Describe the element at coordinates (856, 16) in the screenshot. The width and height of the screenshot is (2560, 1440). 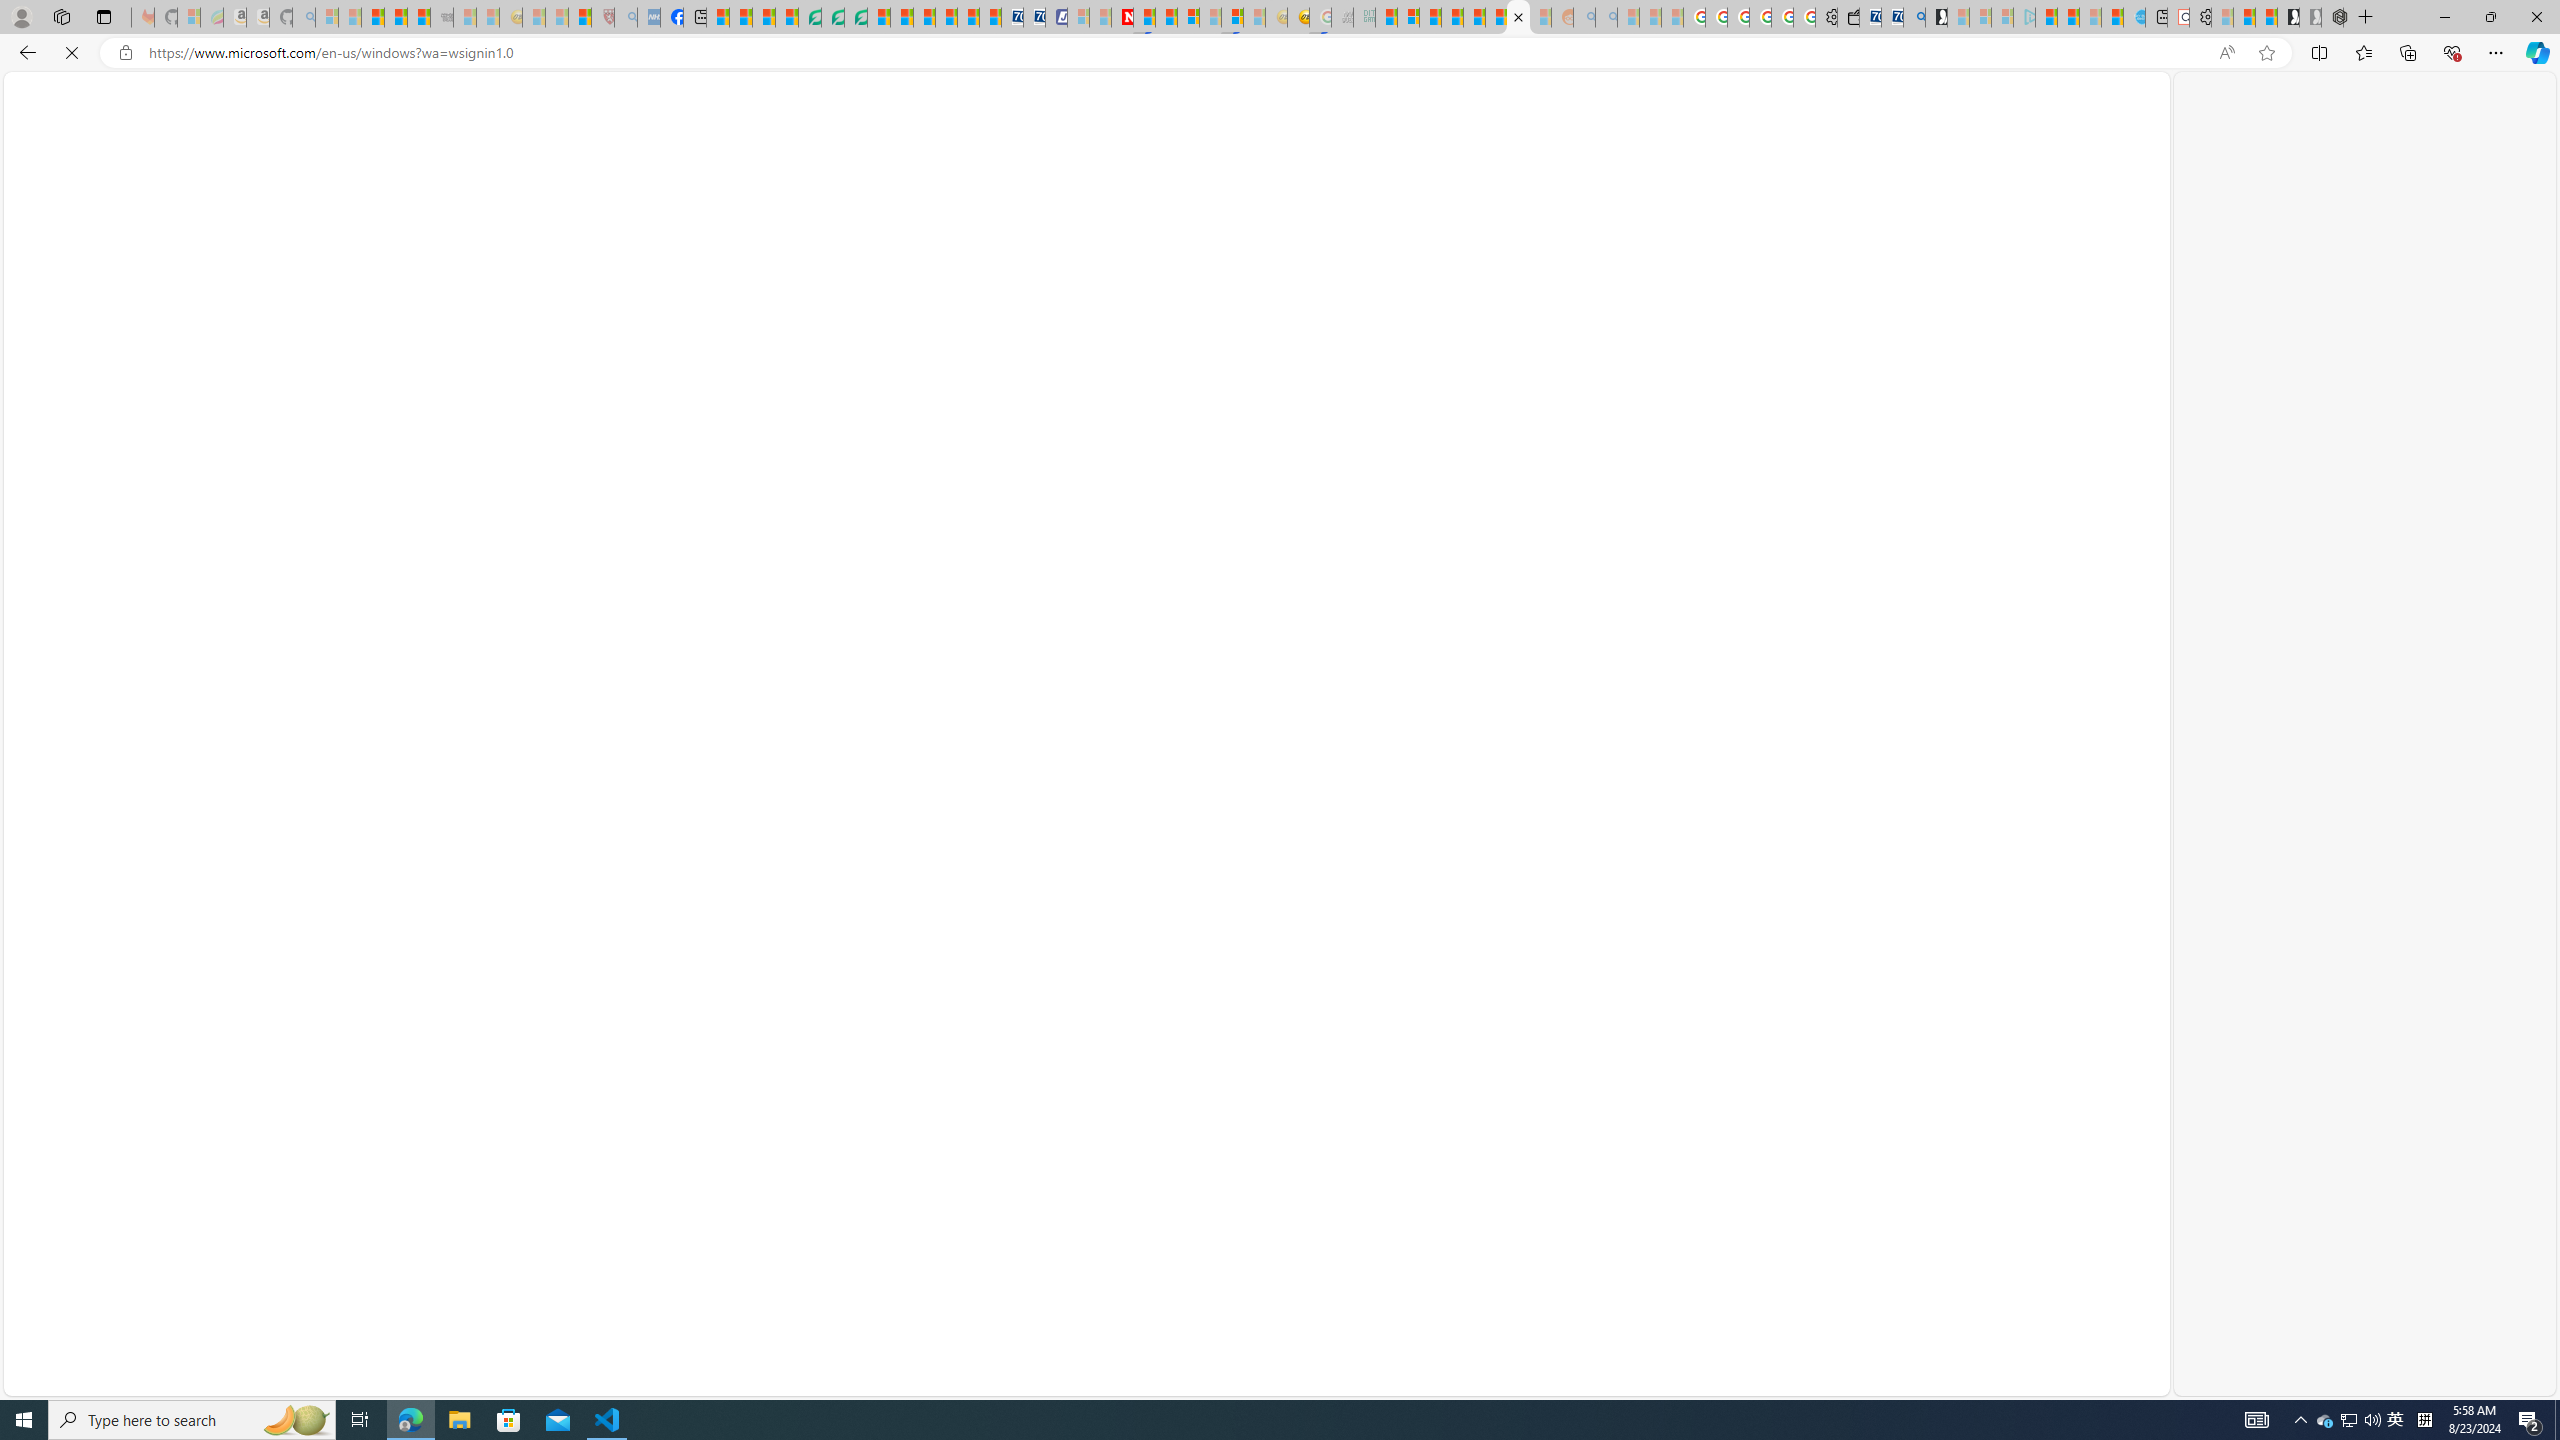
I see `'Microsoft Word - consumer-privacy address update 2.2021'` at that location.